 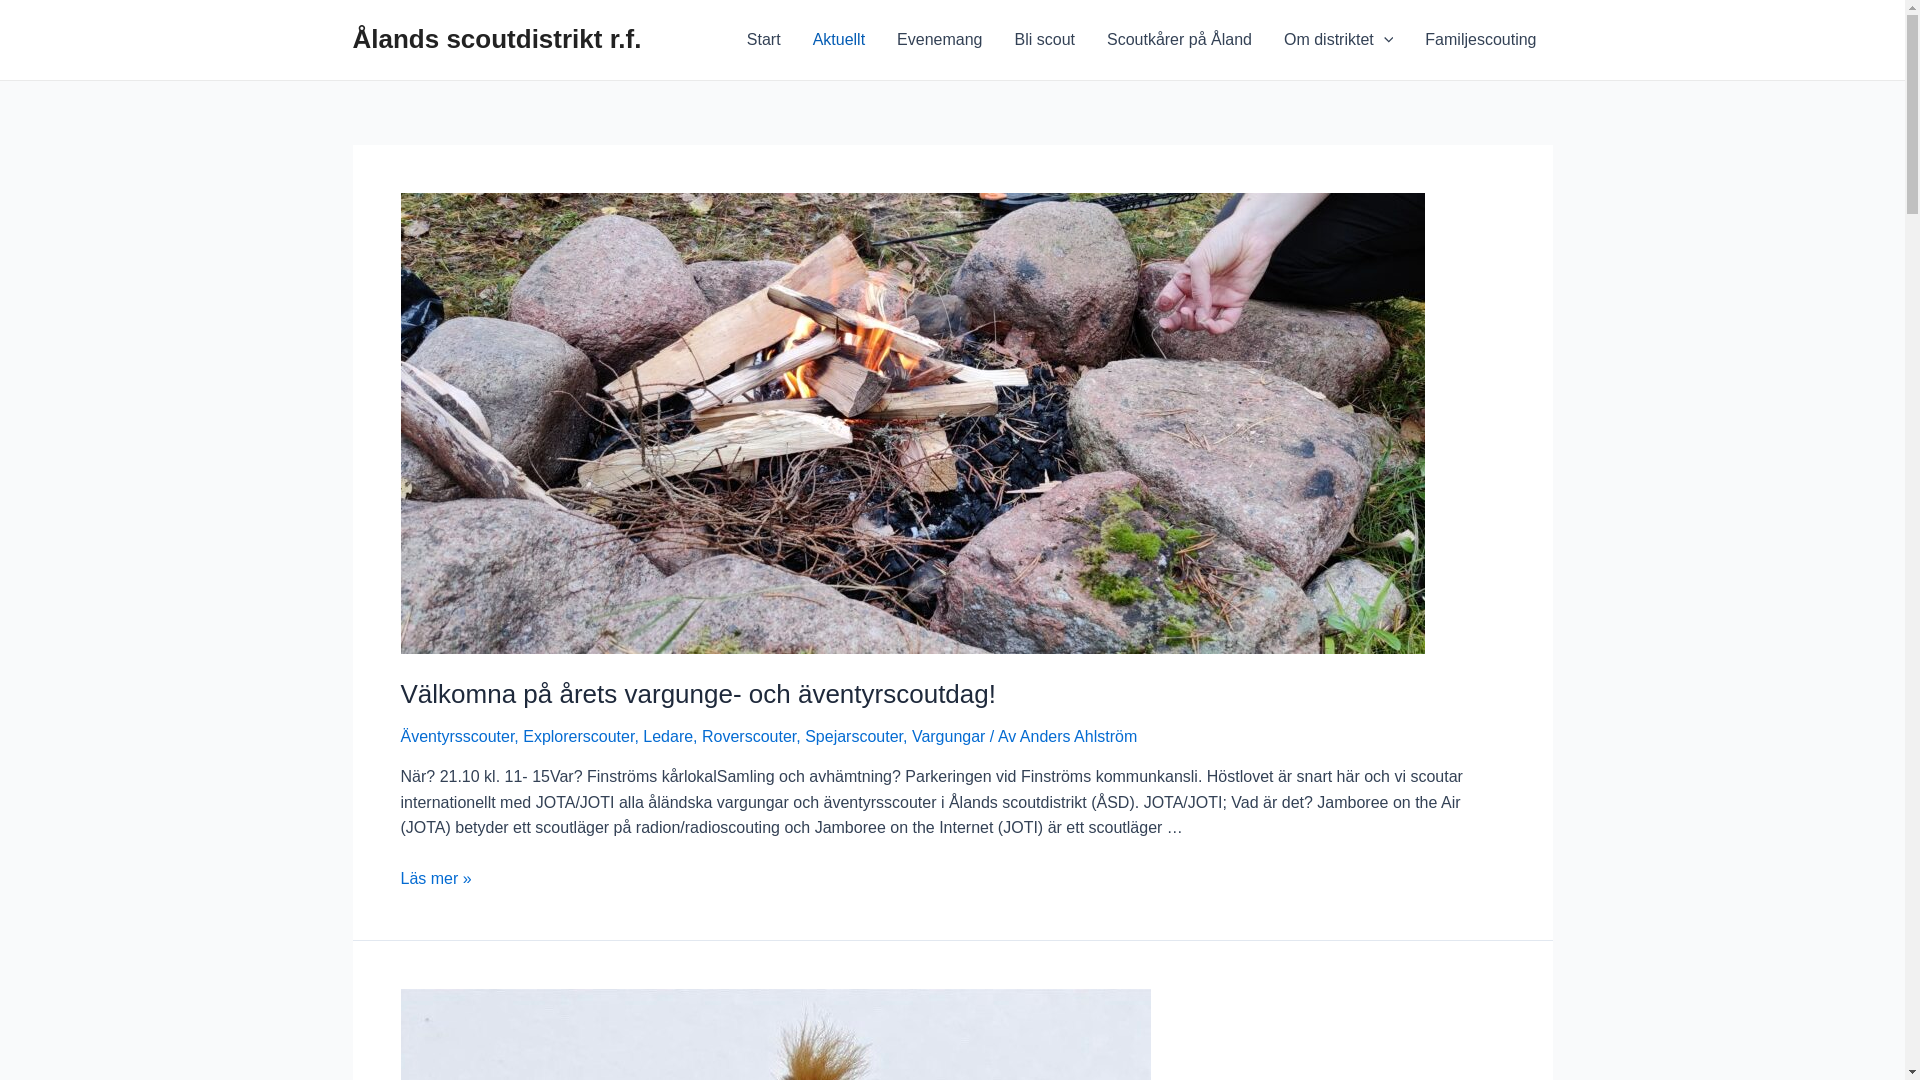 What do you see at coordinates (577, 736) in the screenshot?
I see `'Explorerscouter'` at bounding box center [577, 736].